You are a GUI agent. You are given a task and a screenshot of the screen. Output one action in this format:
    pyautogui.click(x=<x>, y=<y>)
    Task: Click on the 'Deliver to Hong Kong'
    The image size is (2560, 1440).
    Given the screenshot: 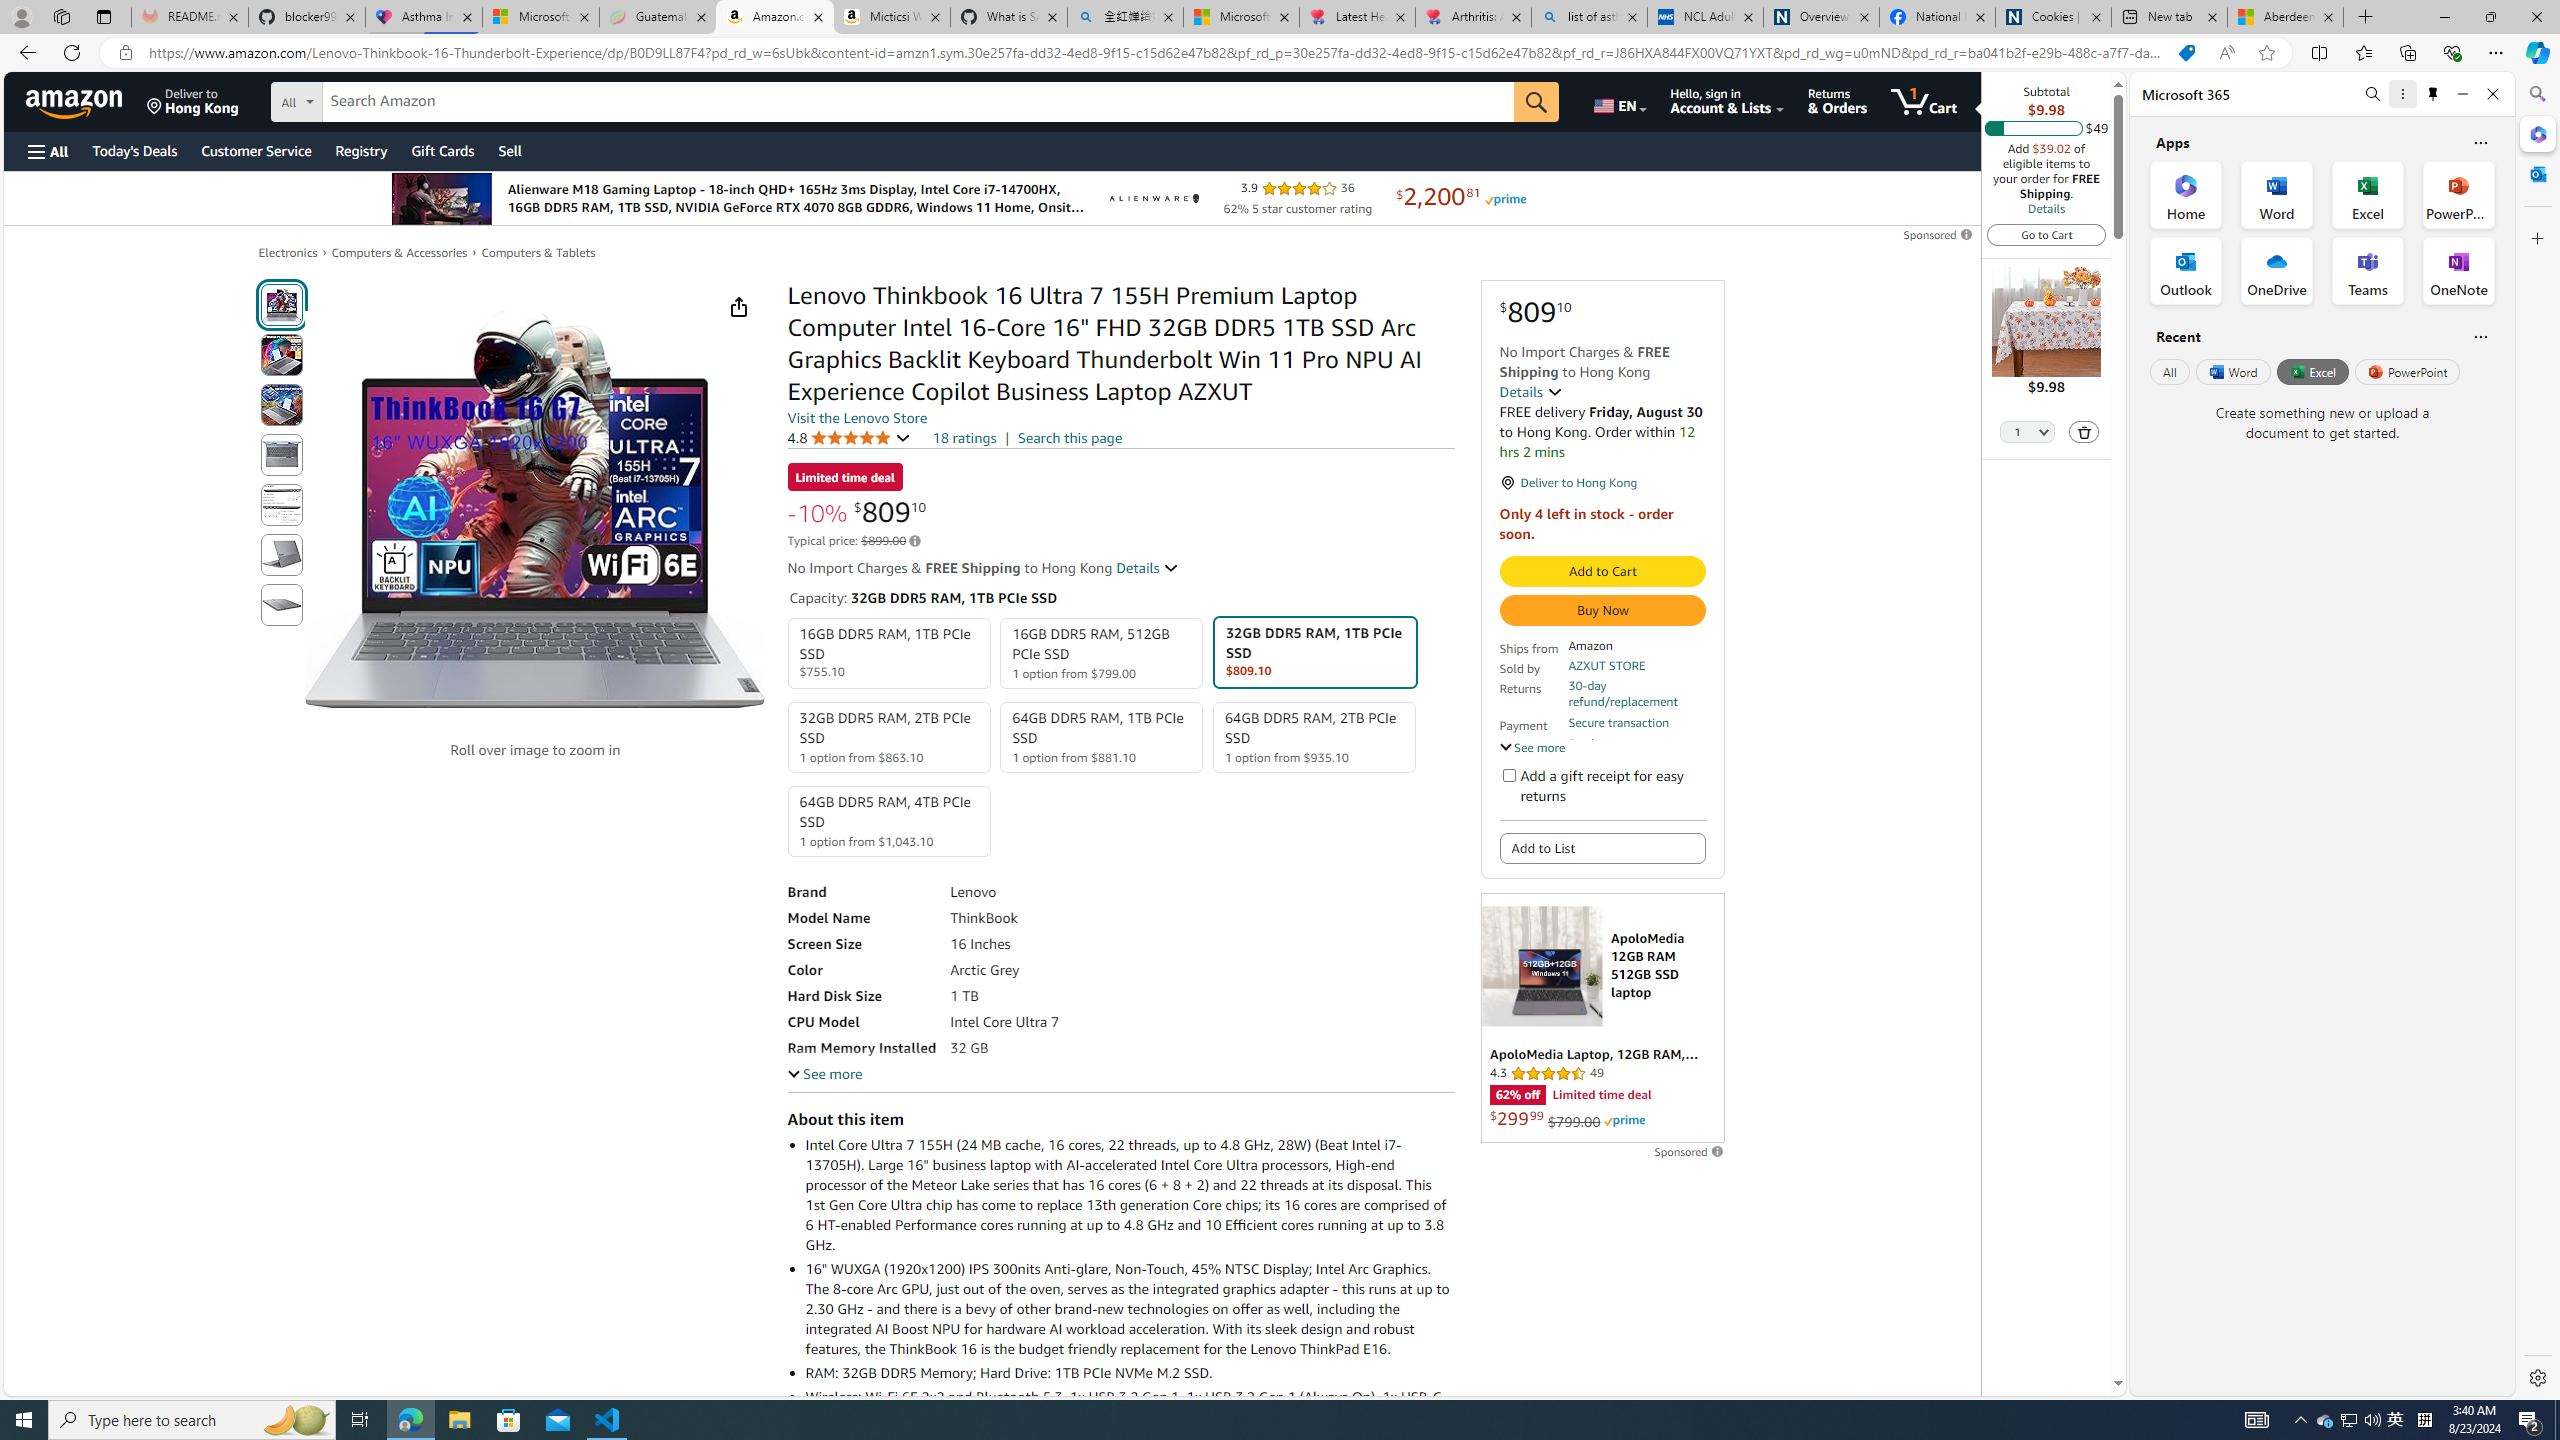 What is the action you would take?
    pyautogui.click(x=192, y=100)
    